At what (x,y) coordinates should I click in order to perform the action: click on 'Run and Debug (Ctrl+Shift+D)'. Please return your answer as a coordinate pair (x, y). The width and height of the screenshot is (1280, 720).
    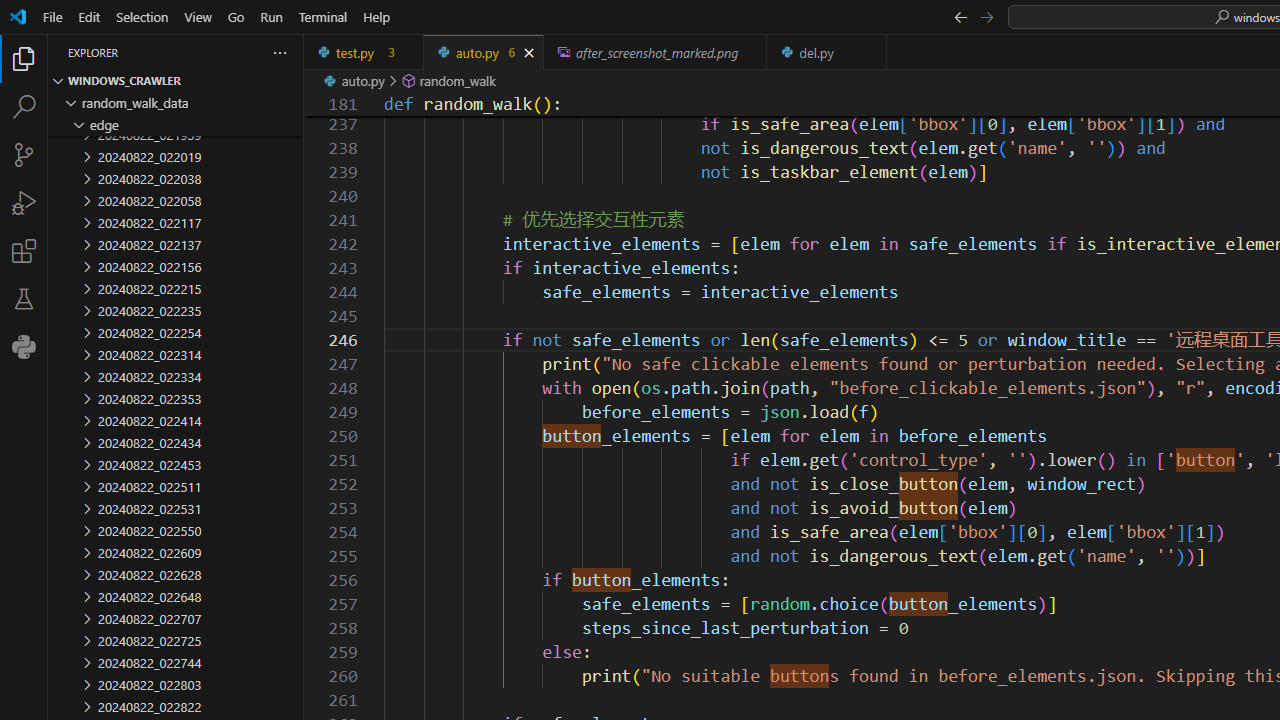
    Looking at the image, I should click on (24, 203).